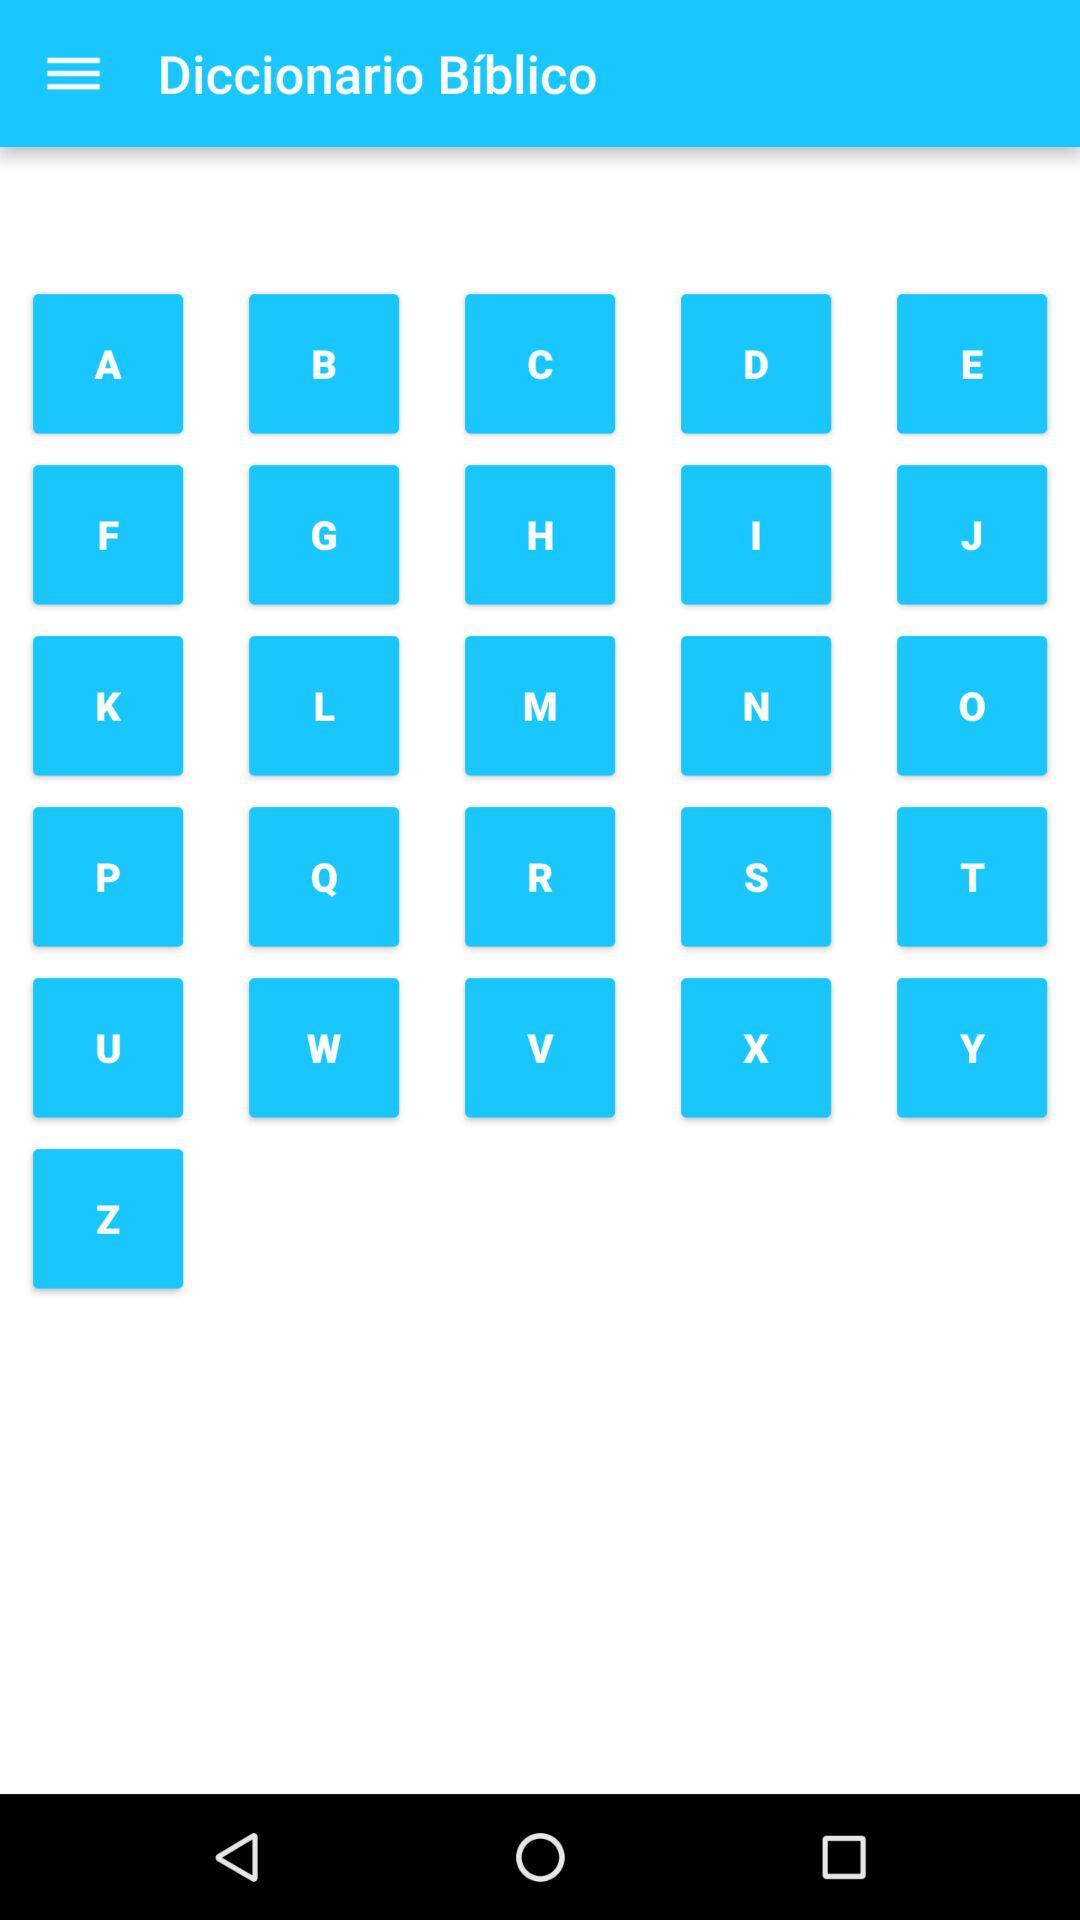 The height and width of the screenshot is (1920, 1080). Describe the element at coordinates (971, 363) in the screenshot. I see `the item above j item` at that location.